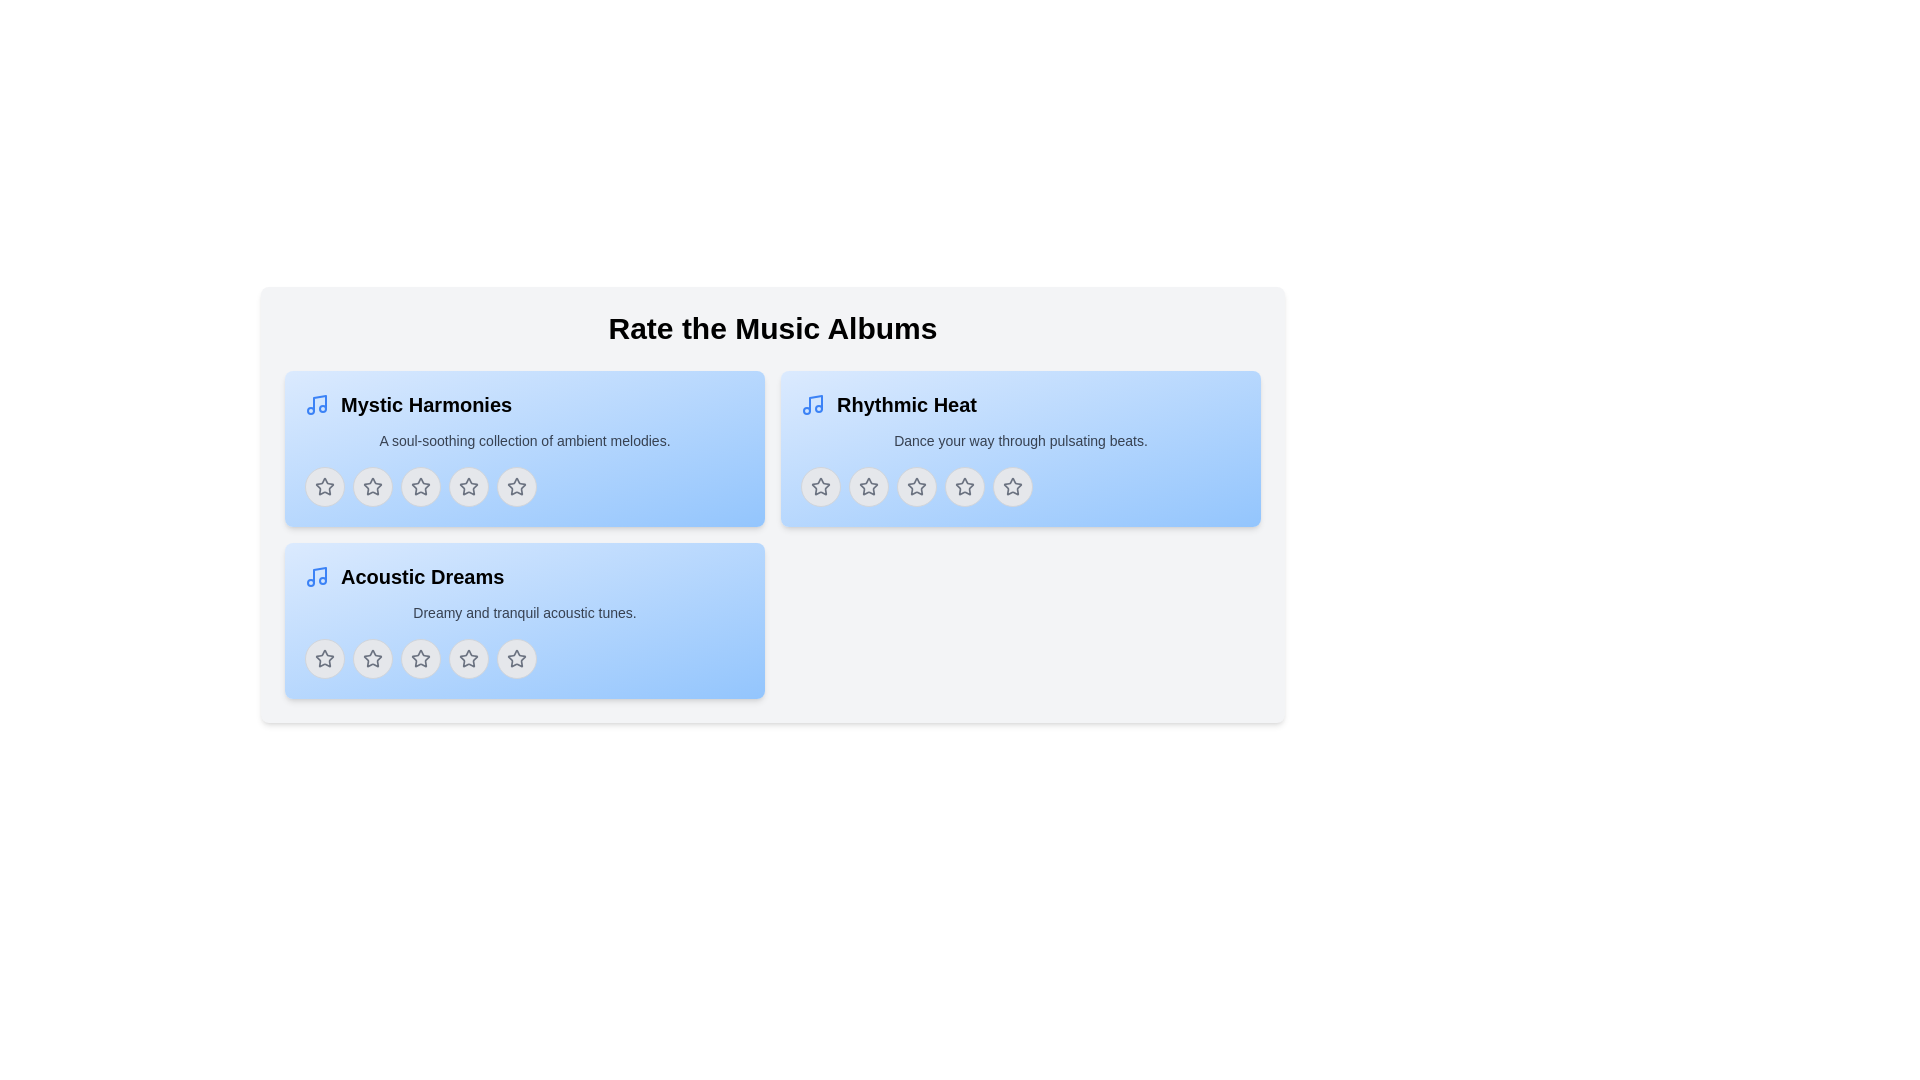  What do you see at coordinates (964, 486) in the screenshot?
I see `the circular button with a gray background and an outlined star icon` at bounding box center [964, 486].